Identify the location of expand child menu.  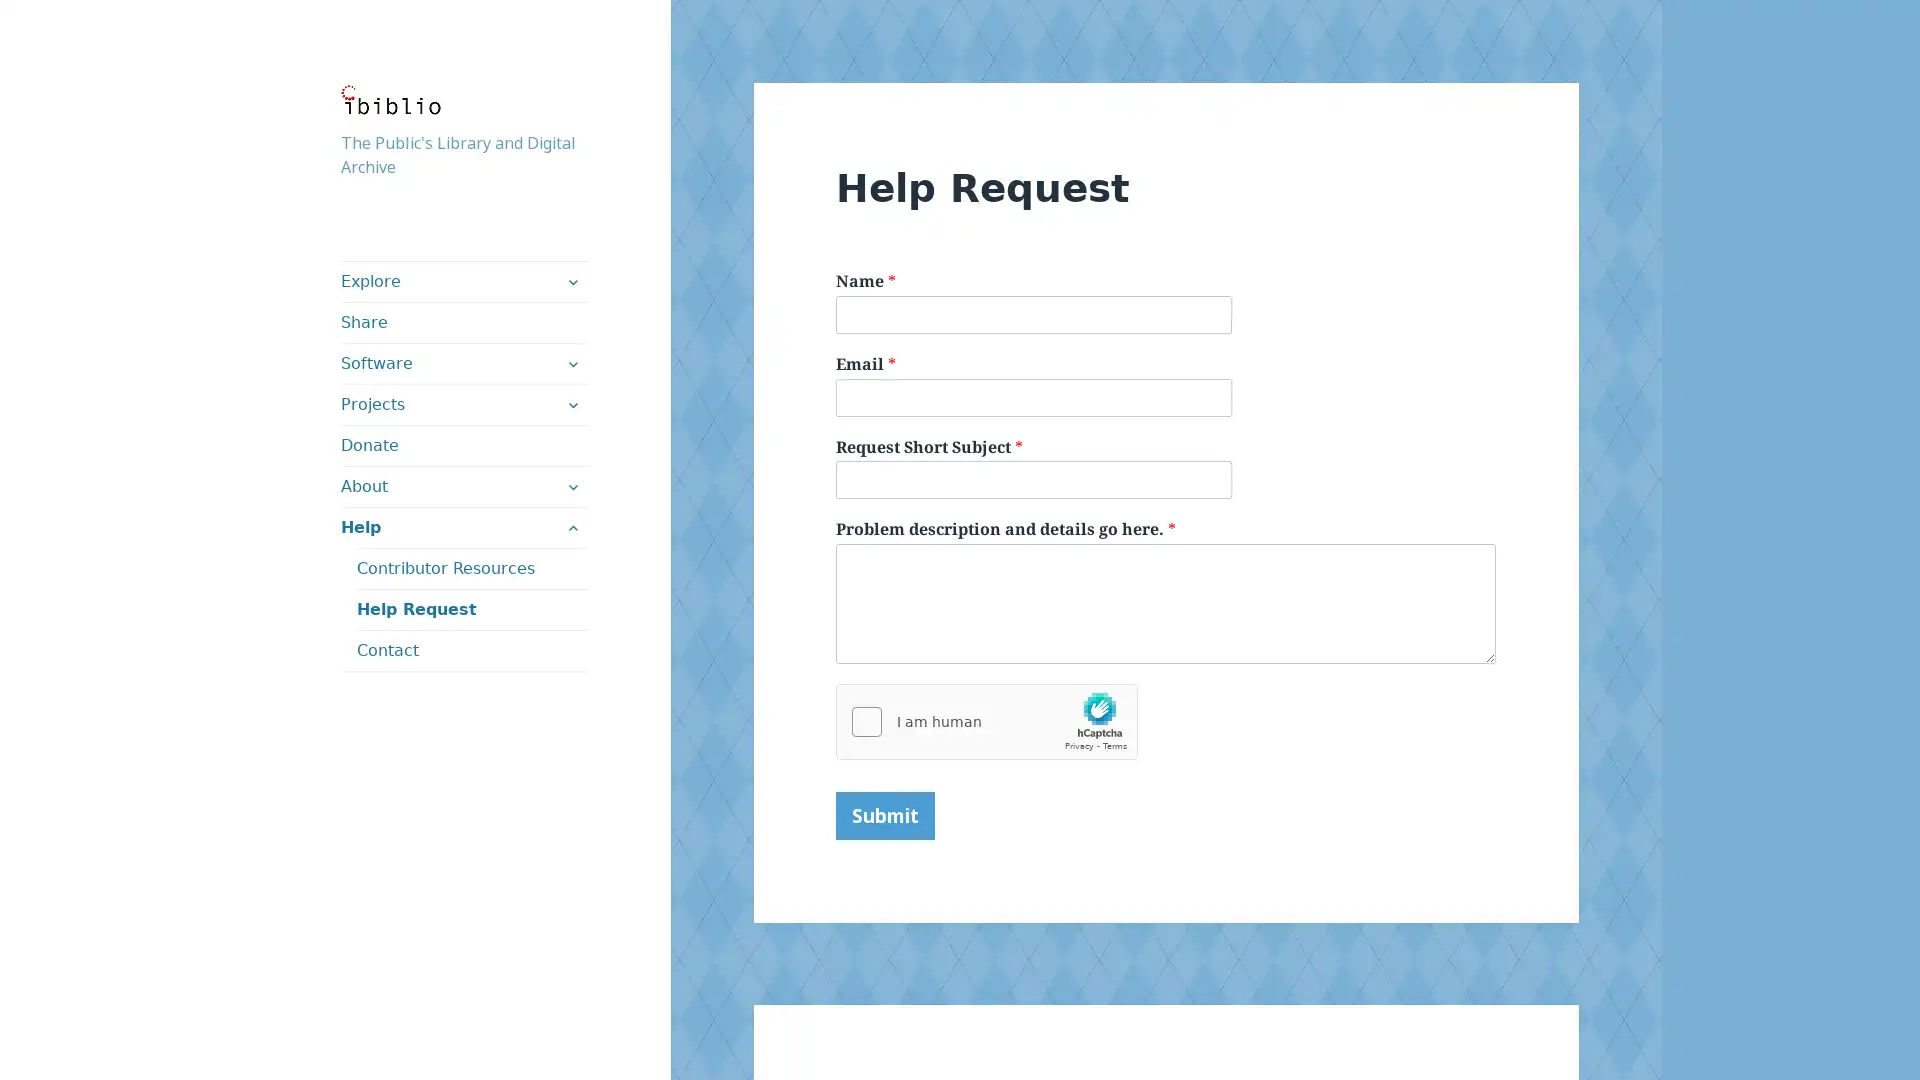
(570, 281).